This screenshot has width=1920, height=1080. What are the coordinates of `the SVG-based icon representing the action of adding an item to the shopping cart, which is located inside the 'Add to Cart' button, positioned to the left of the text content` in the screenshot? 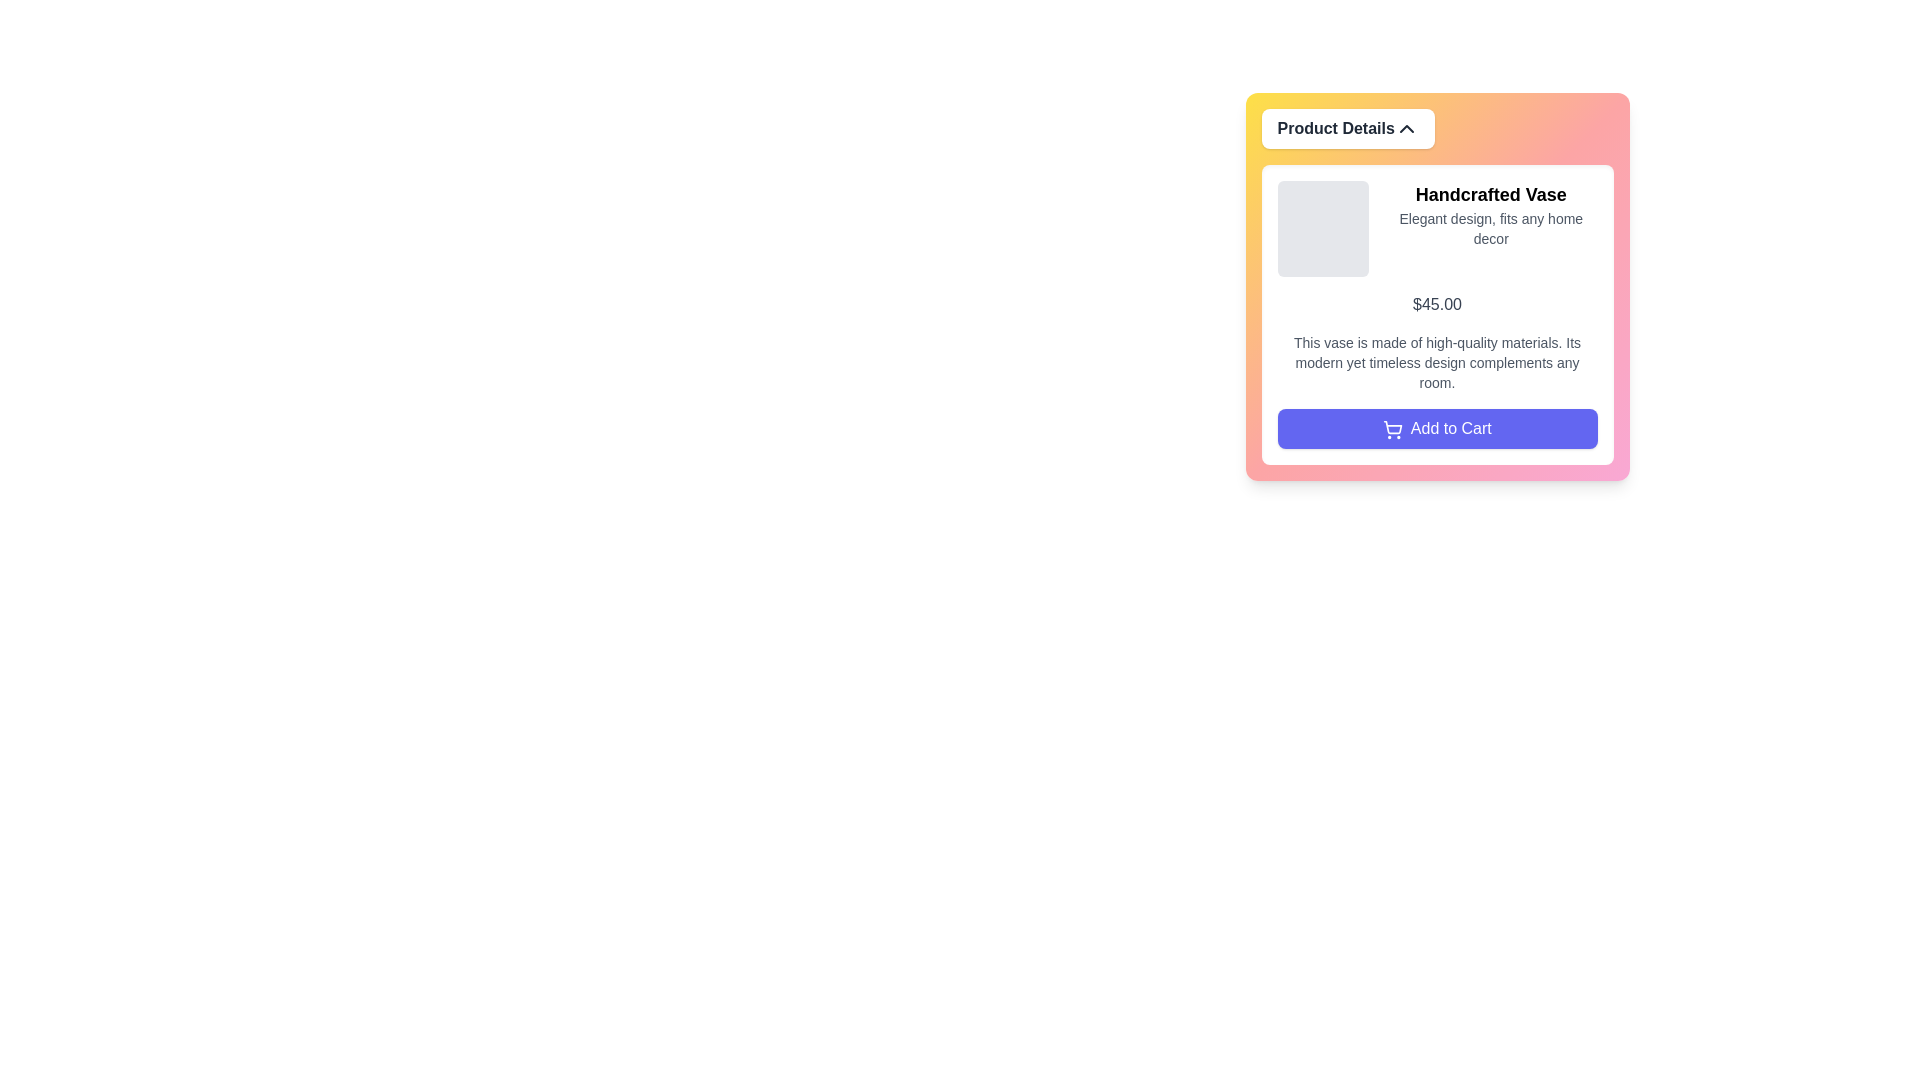 It's located at (1392, 428).